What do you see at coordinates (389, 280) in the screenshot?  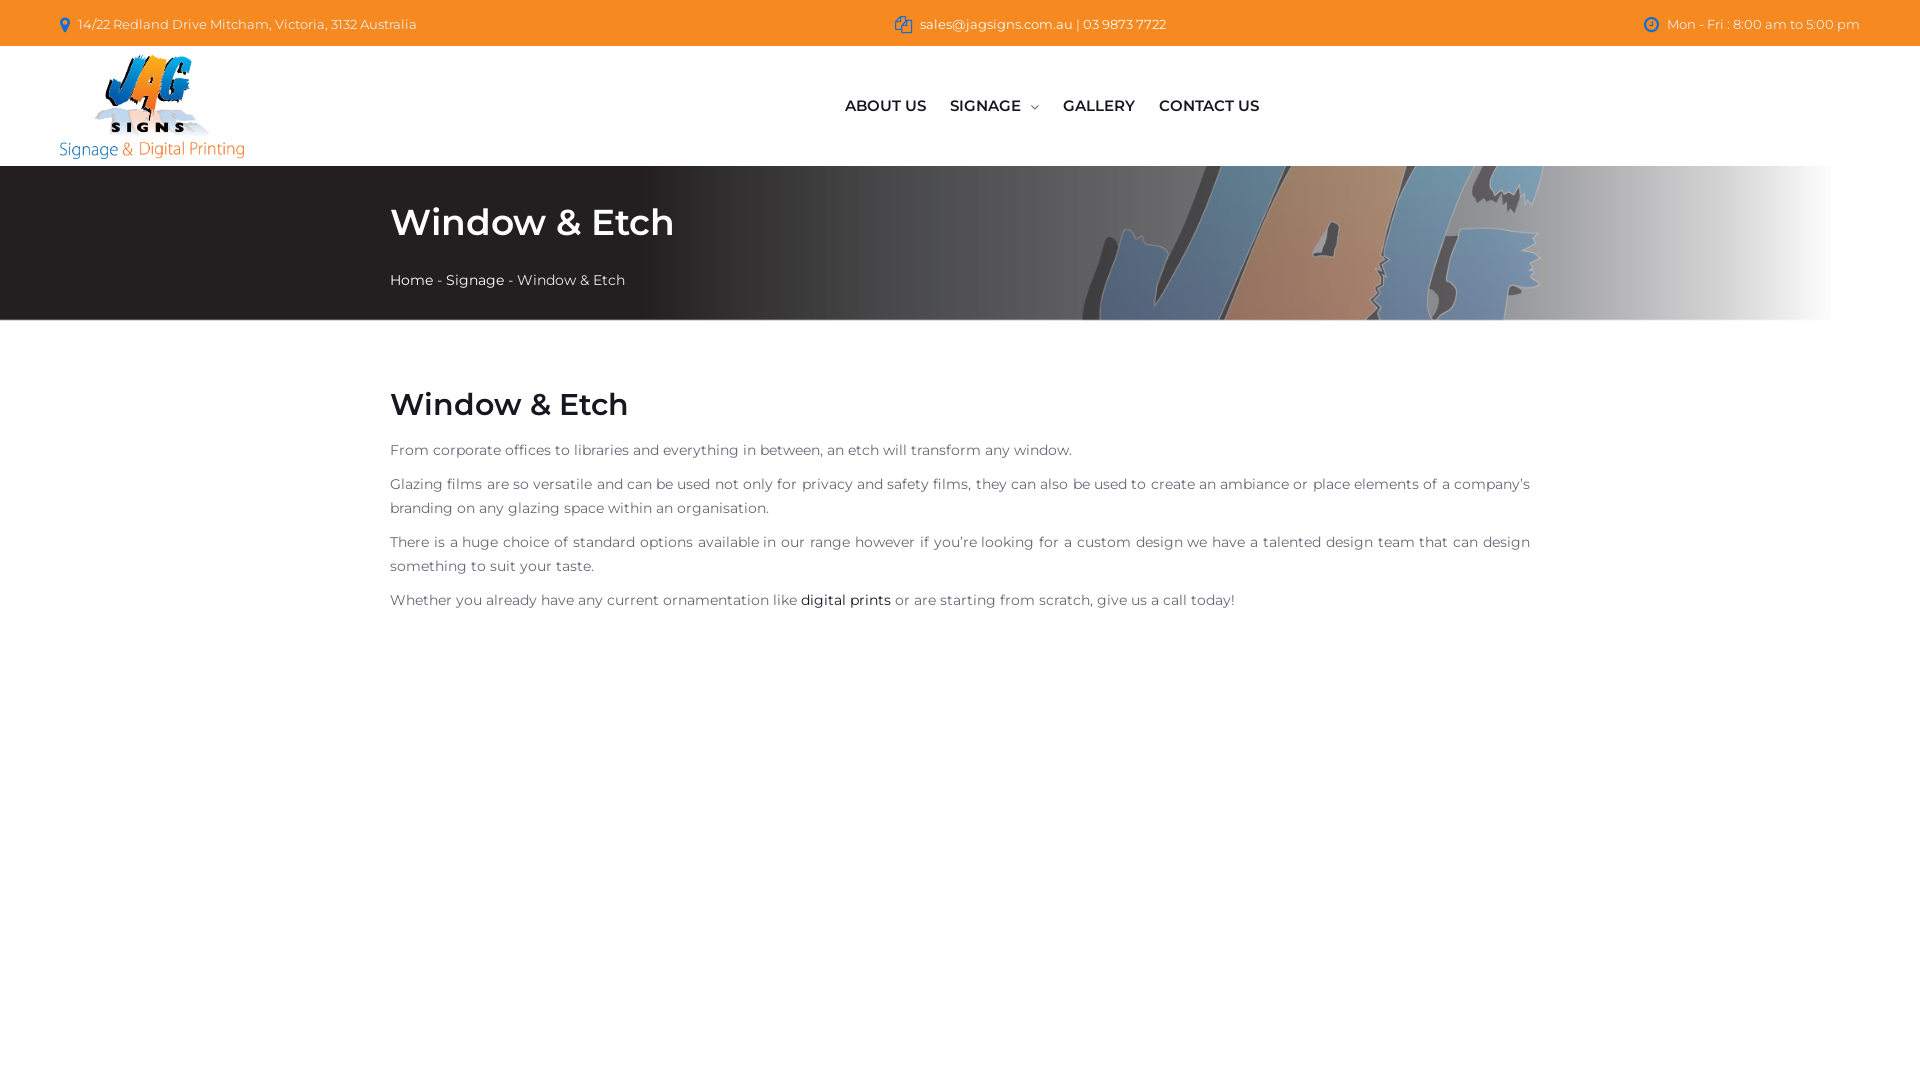 I see `'Home'` at bounding box center [389, 280].